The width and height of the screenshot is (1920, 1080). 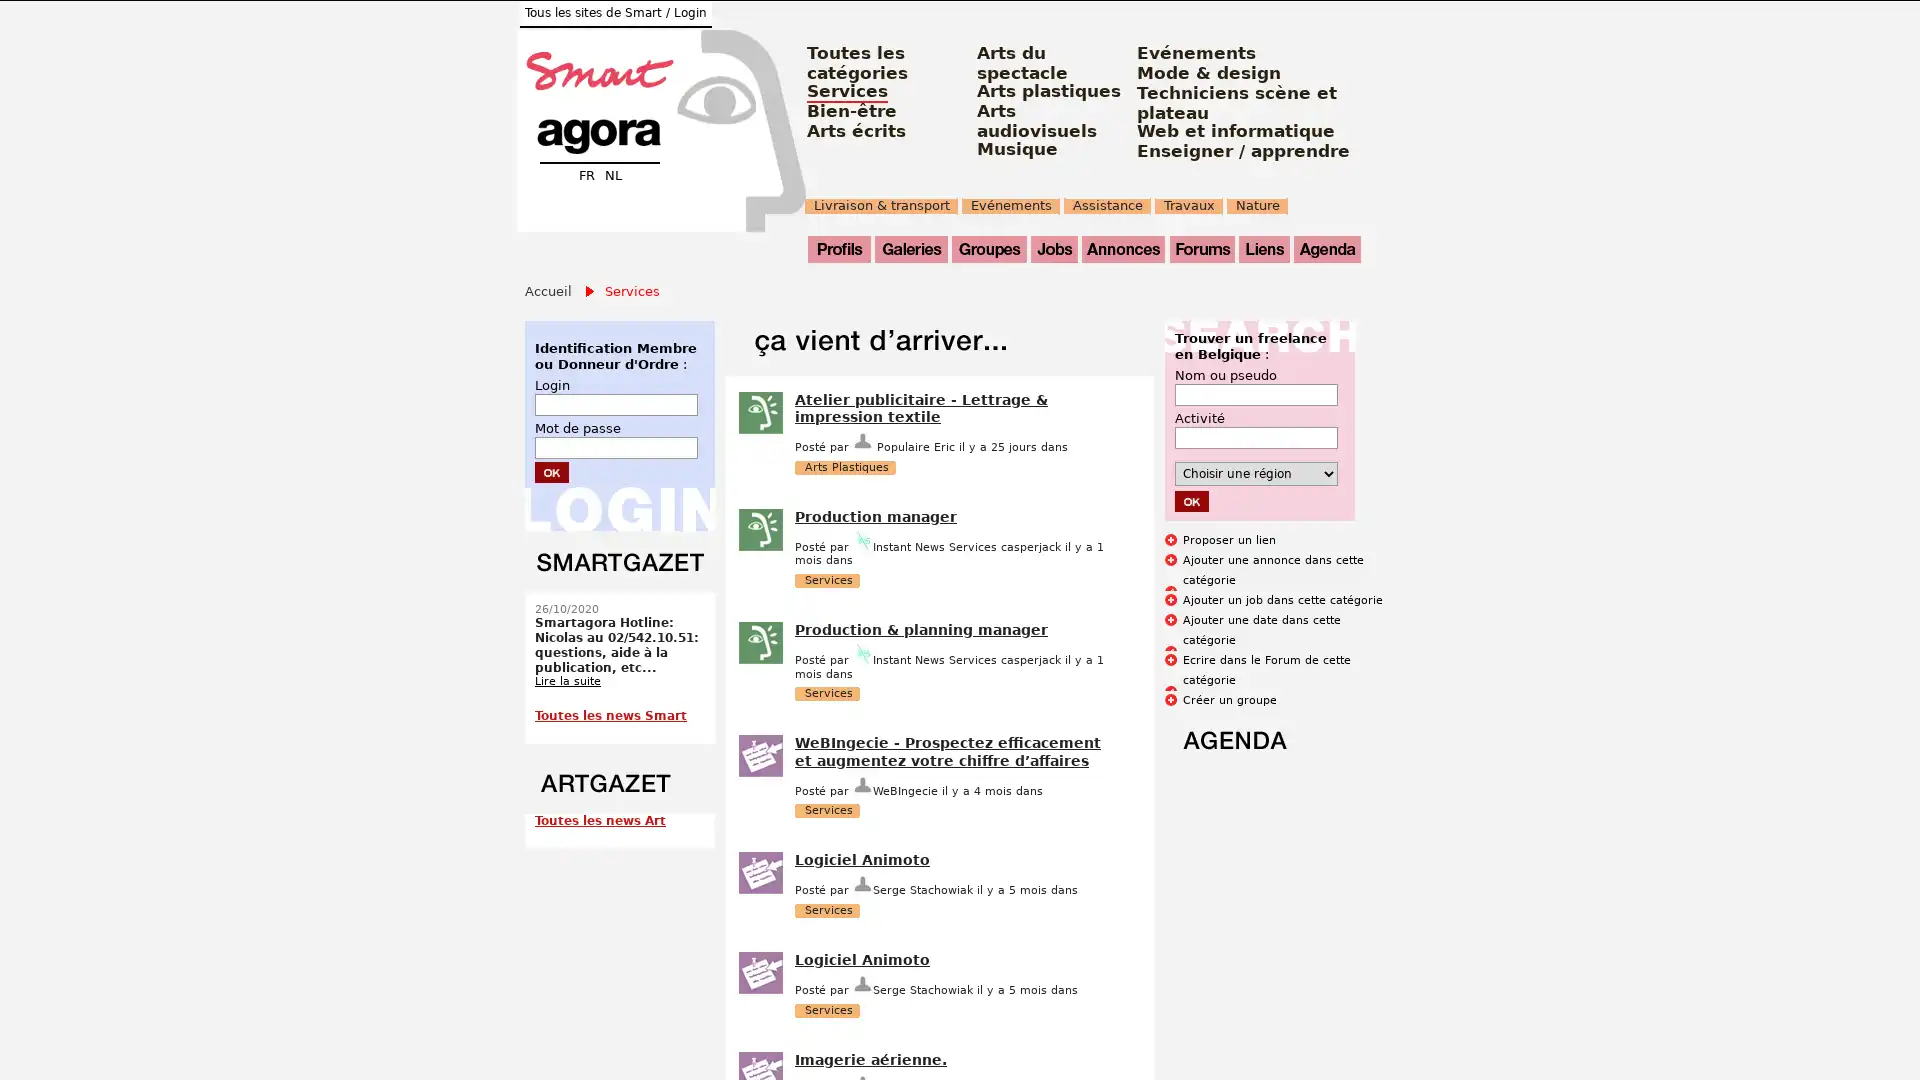 I want to click on Submit, so click(x=552, y=471).